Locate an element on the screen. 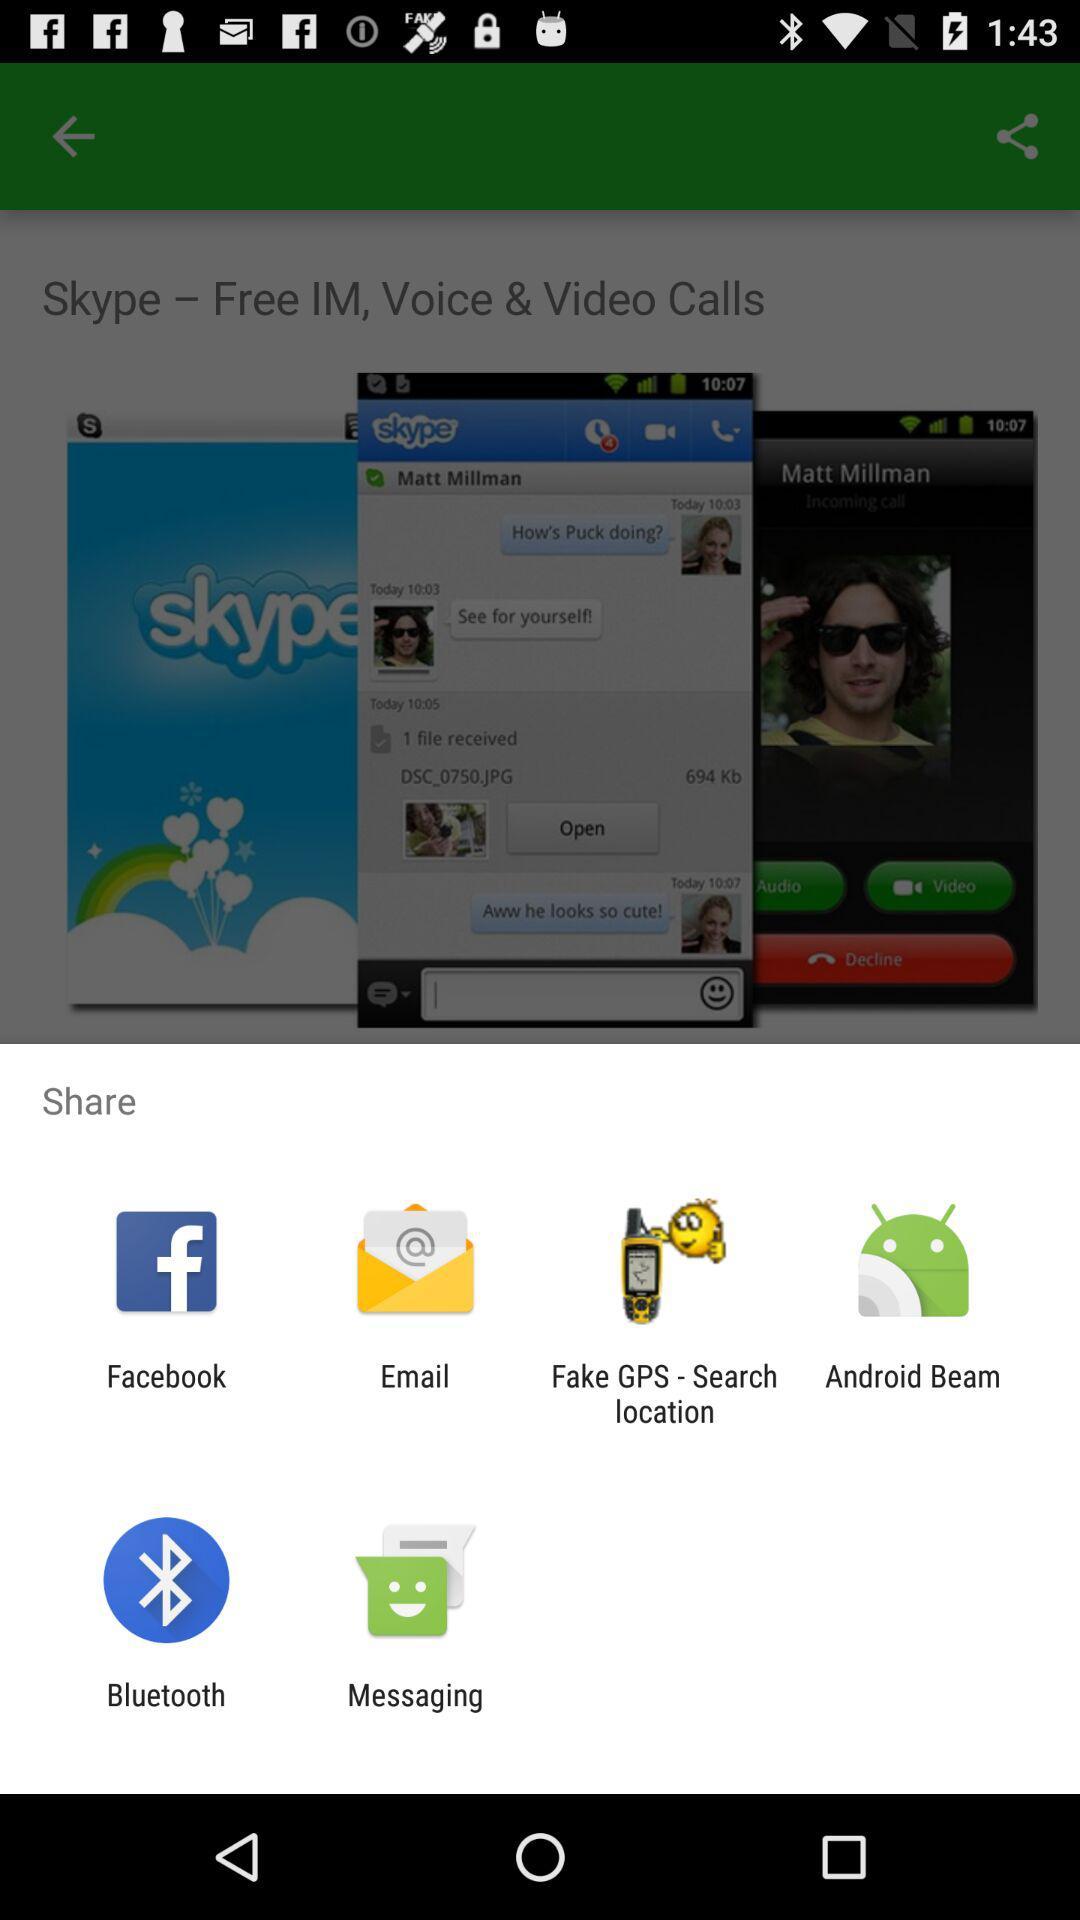  facebook is located at coordinates (165, 1392).